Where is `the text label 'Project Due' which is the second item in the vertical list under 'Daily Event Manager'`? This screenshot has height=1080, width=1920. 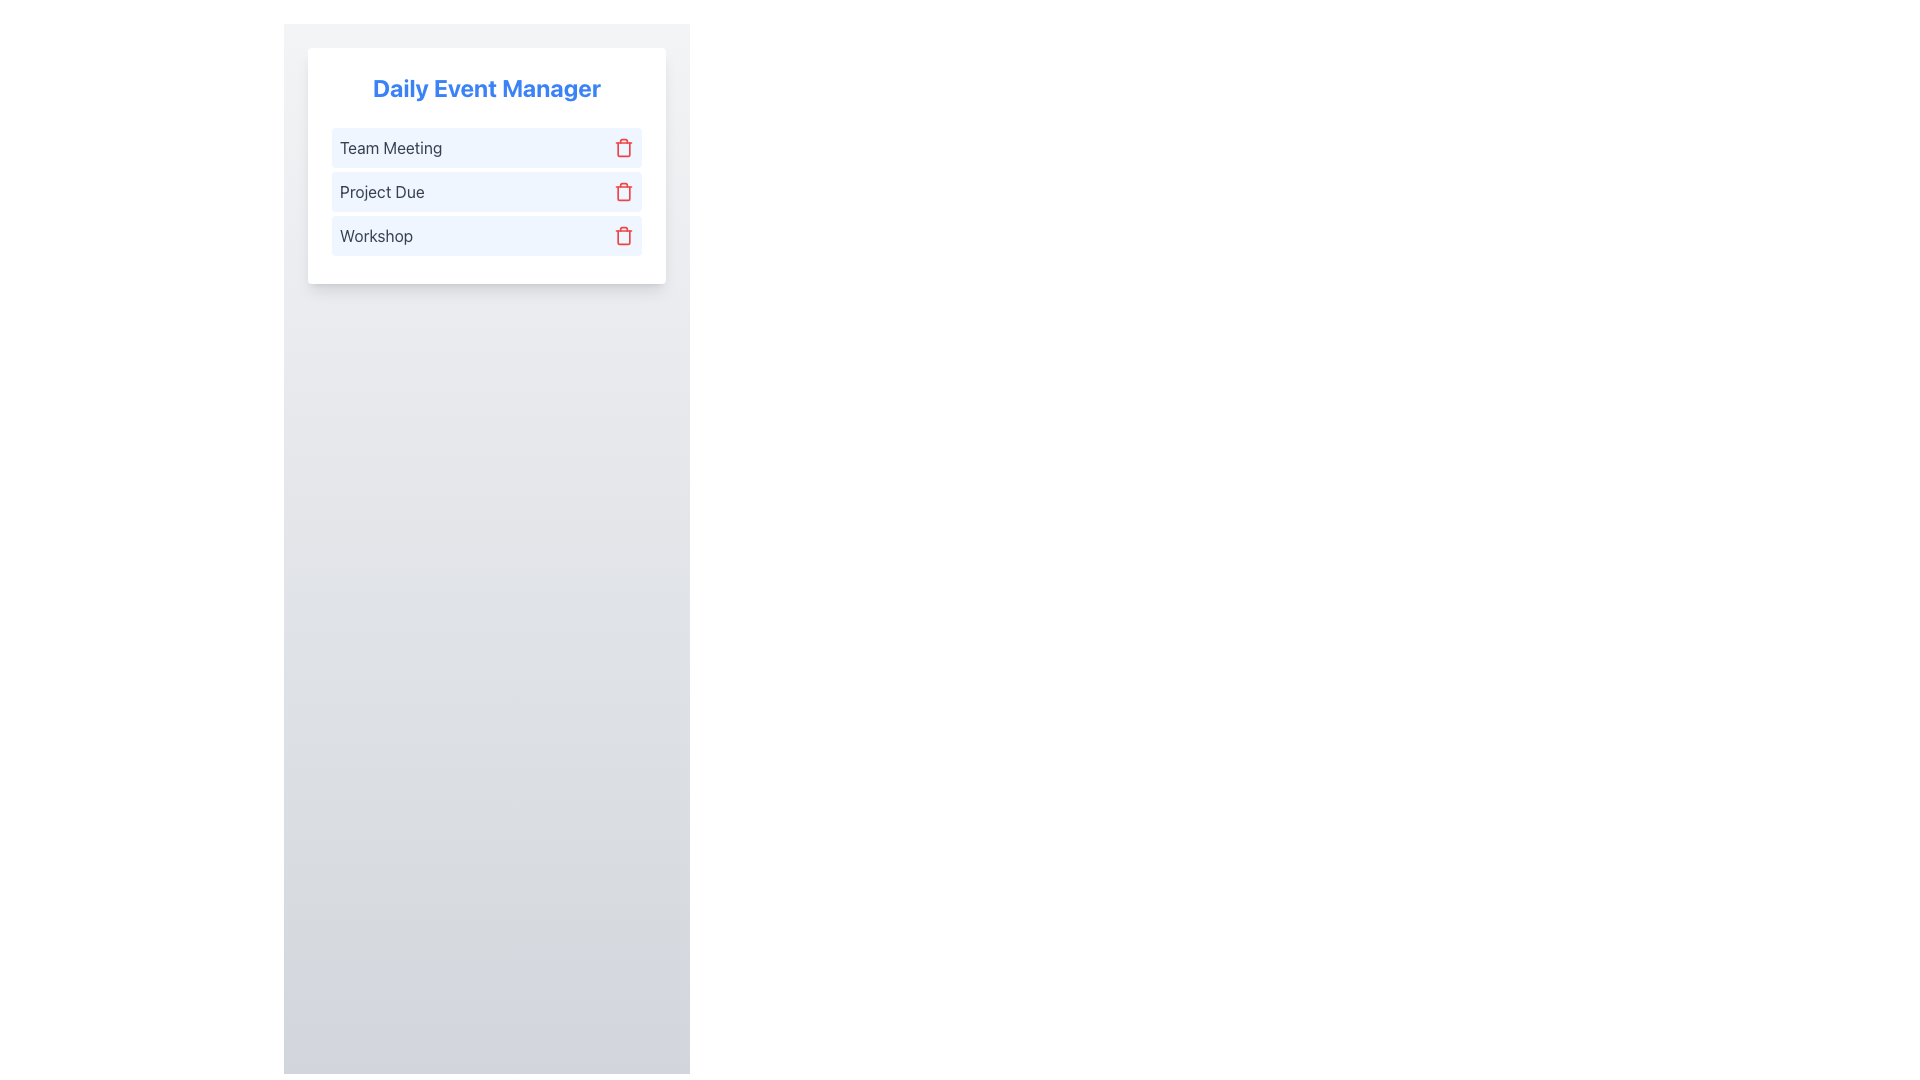 the text label 'Project Due' which is the second item in the vertical list under 'Daily Event Manager' is located at coordinates (382, 192).